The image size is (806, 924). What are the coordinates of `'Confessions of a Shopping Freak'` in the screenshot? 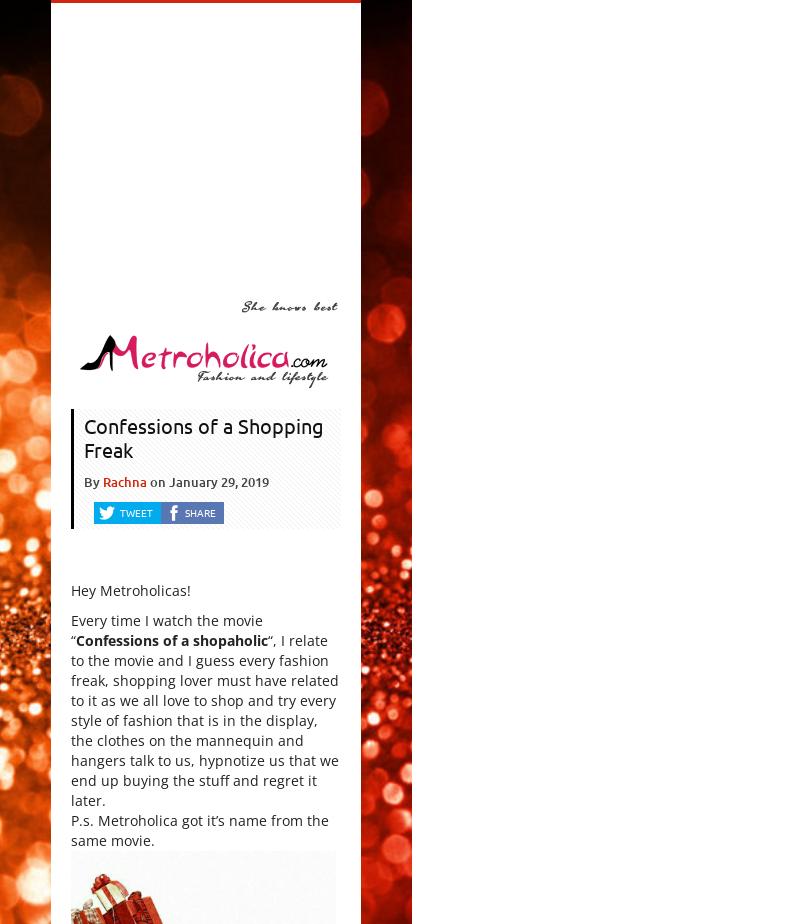 It's located at (82, 437).